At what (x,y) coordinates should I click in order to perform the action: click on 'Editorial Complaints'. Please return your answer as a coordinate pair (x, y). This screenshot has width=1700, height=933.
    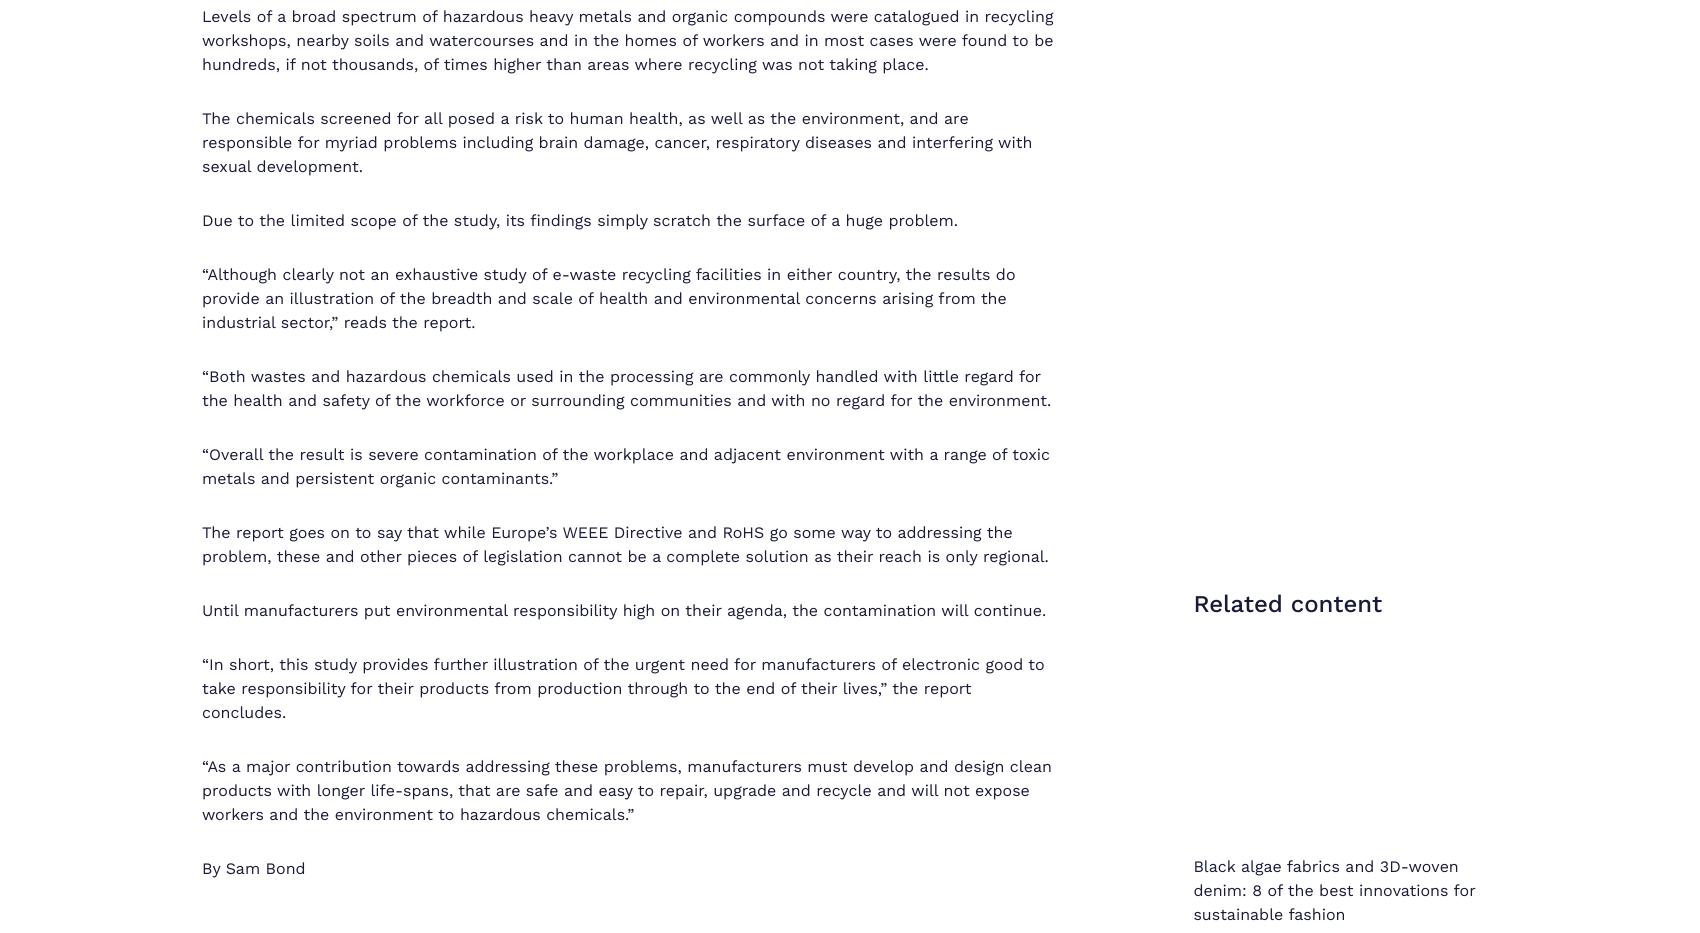
    Looking at the image, I should click on (1381, 909).